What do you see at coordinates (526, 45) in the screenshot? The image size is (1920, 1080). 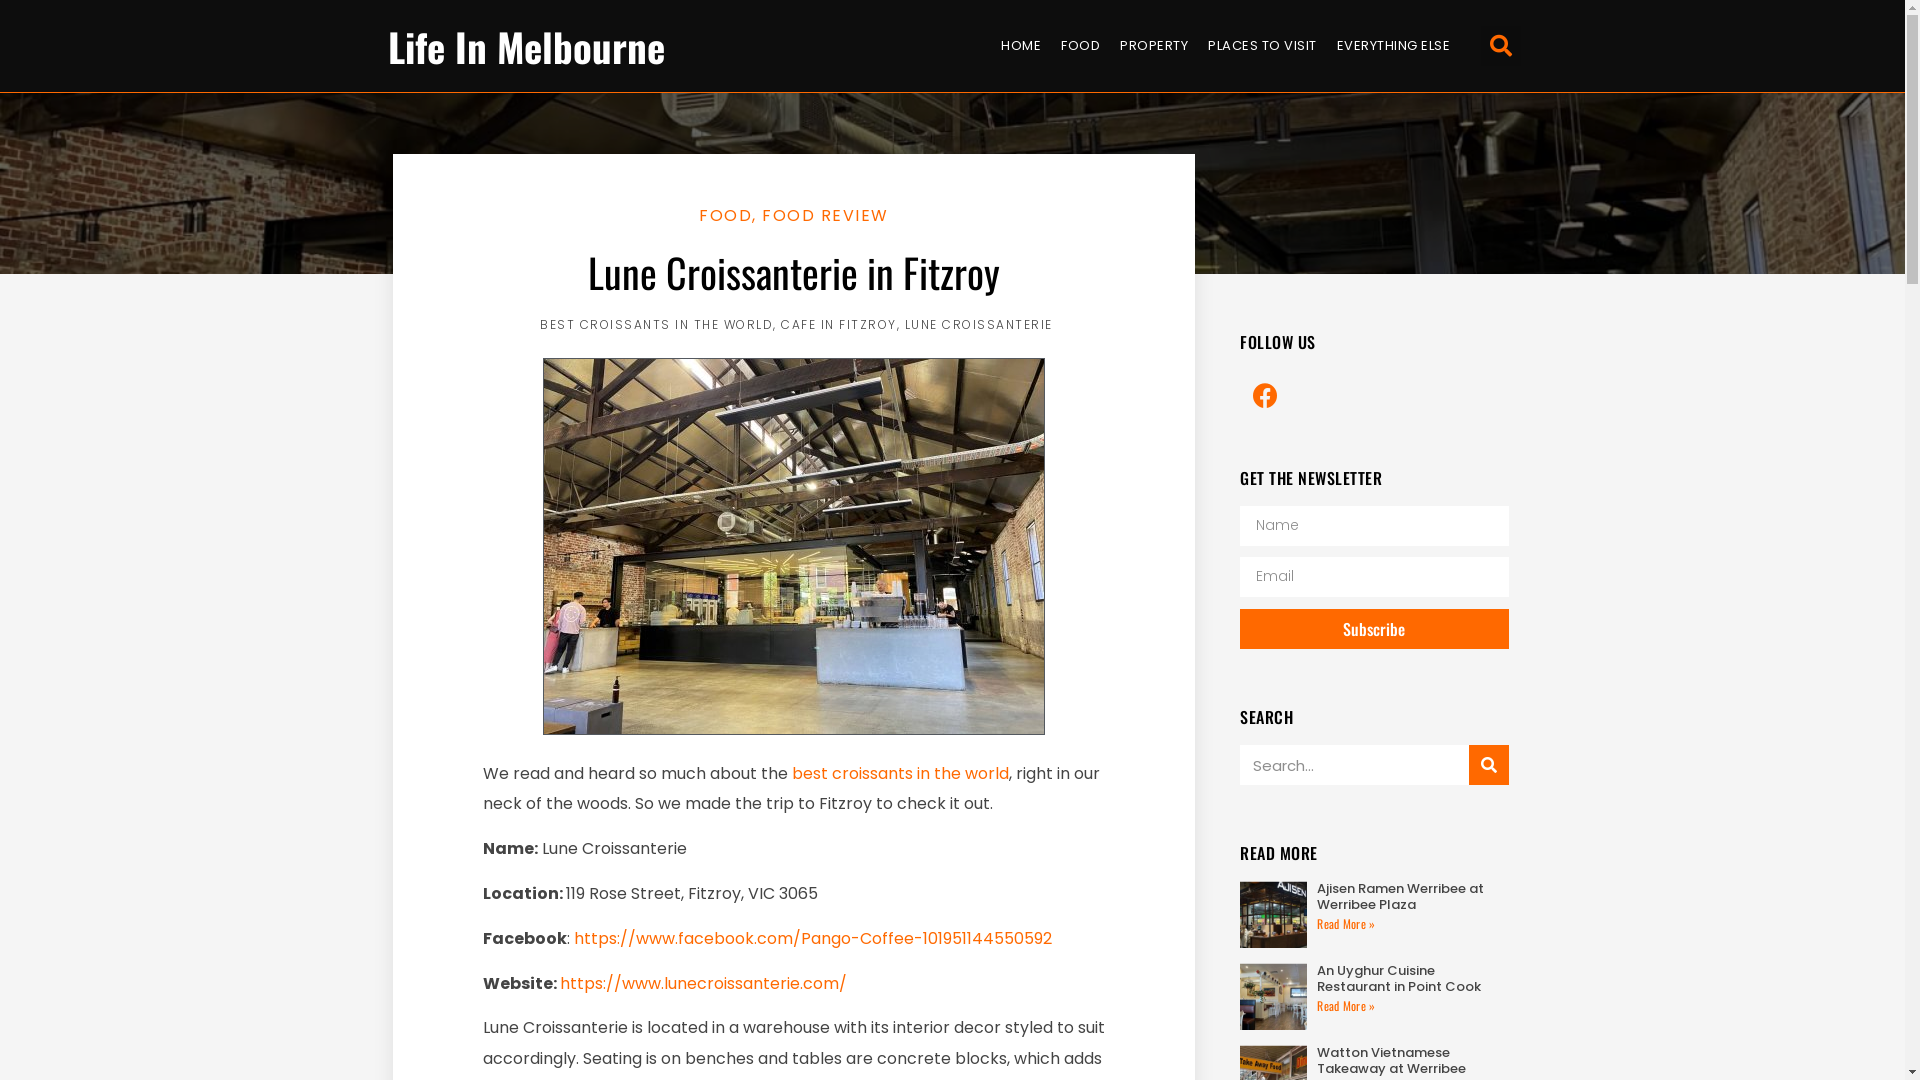 I see `'Life In Melbourne'` at bounding box center [526, 45].